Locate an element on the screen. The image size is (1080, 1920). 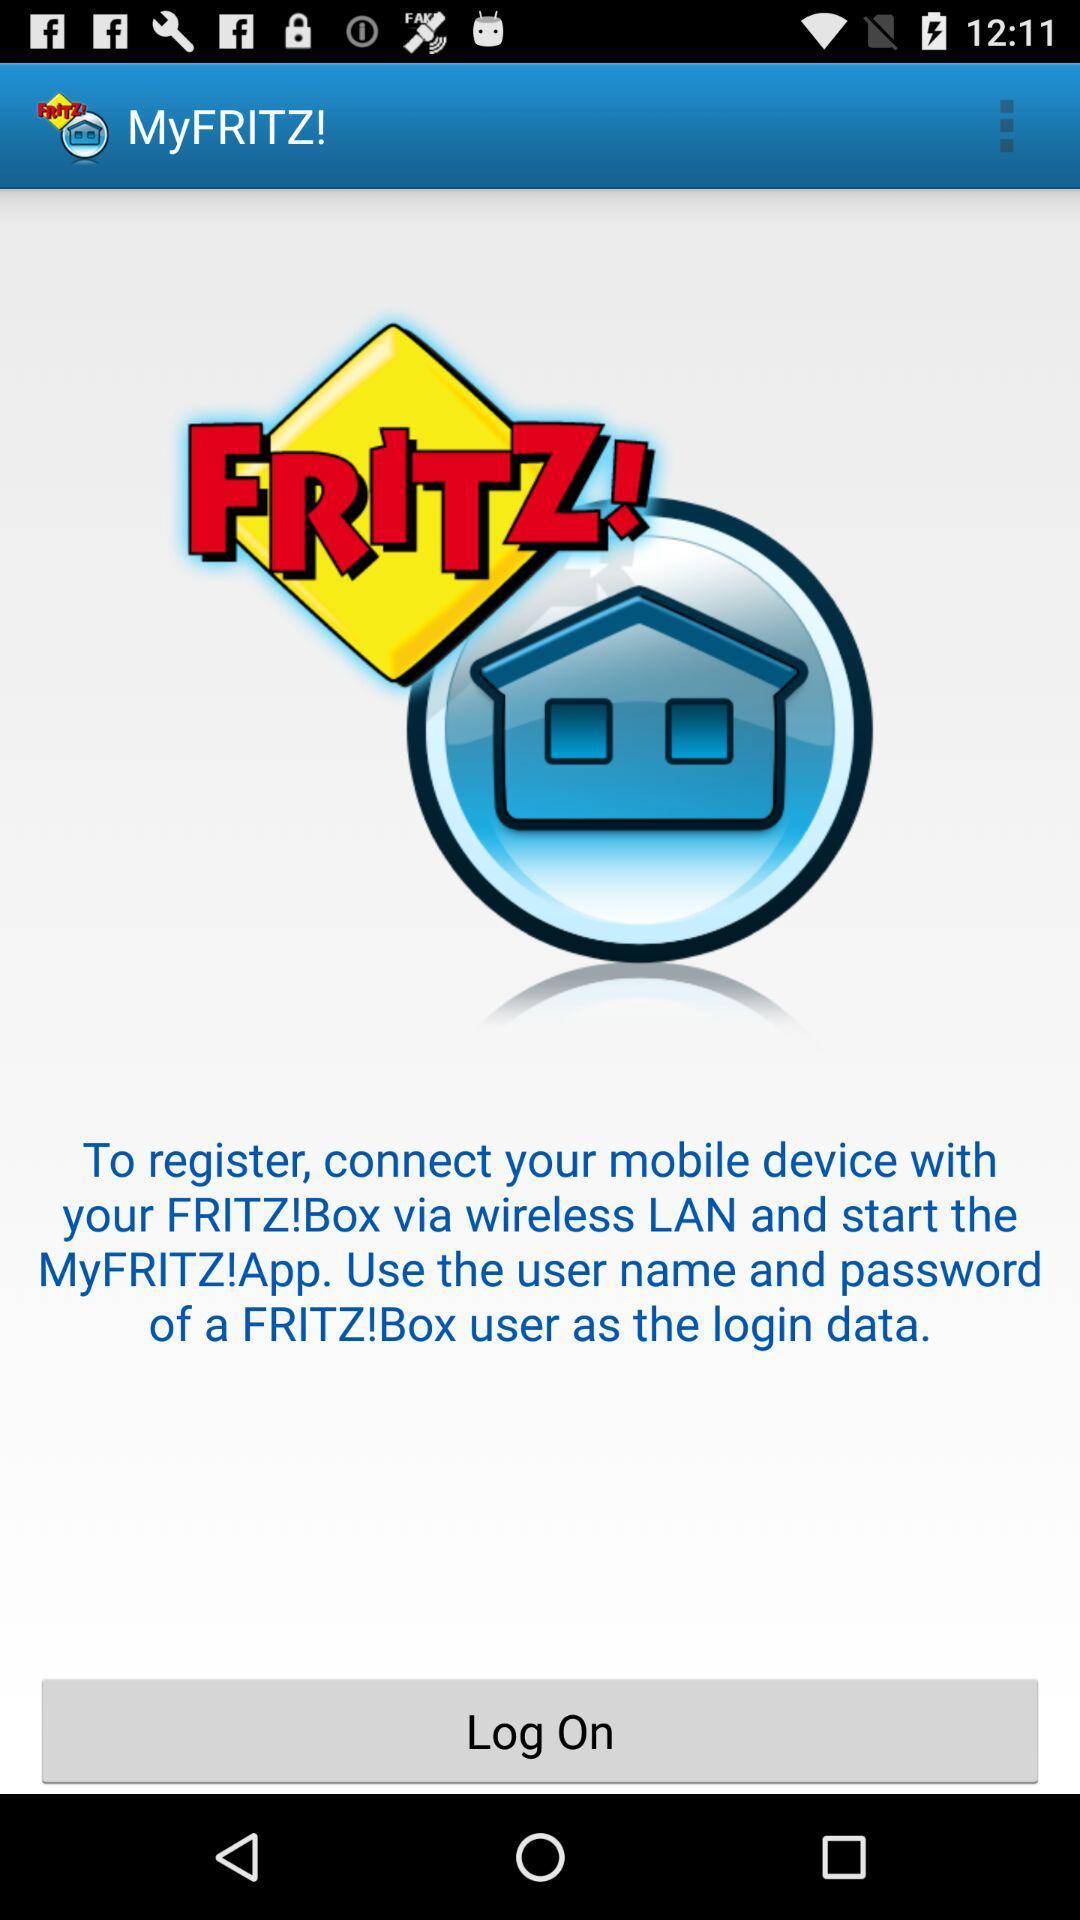
item at the top right corner is located at coordinates (1006, 124).